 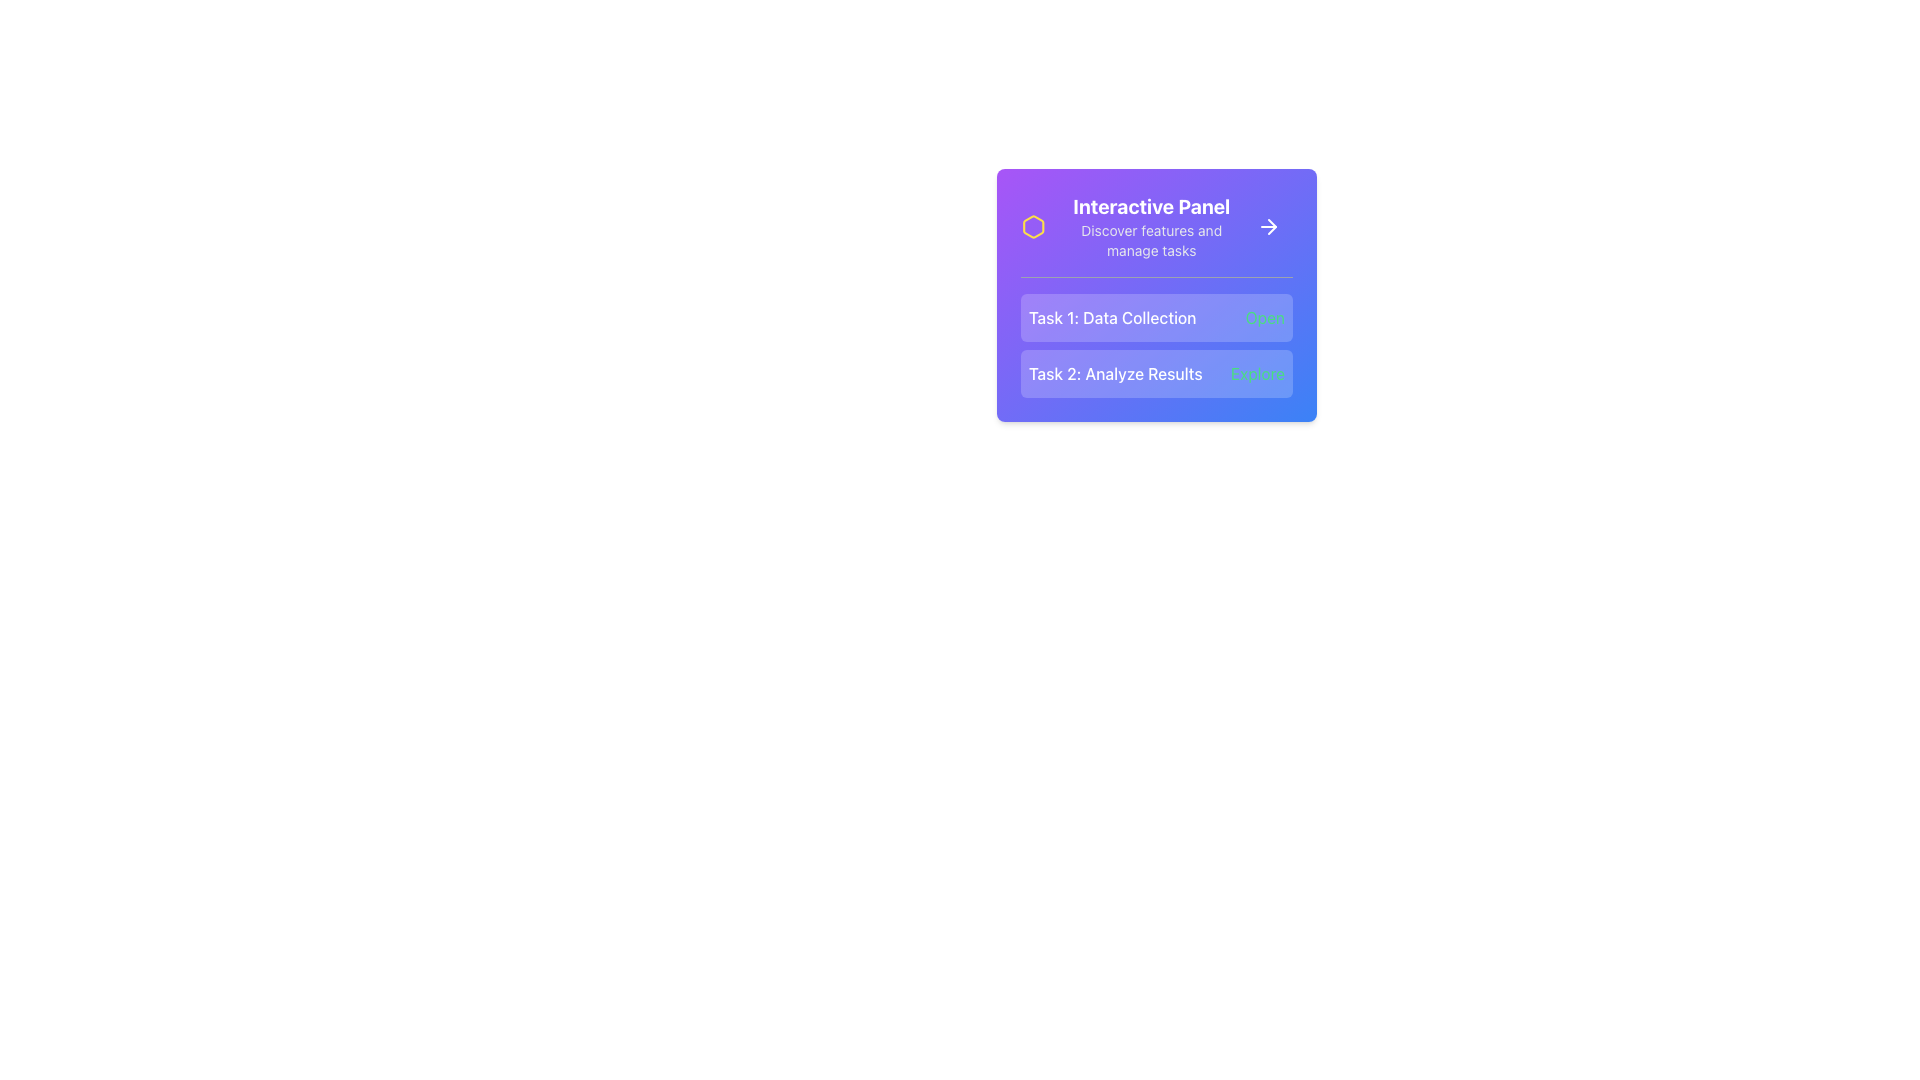 What do you see at coordinates (1033, 226) in the screenshot?
I see `the decorative SVG icon located in the top left section of the 'Interactive Panel', adjacent to the panel's textual header` at bounding box center [1033, 226].